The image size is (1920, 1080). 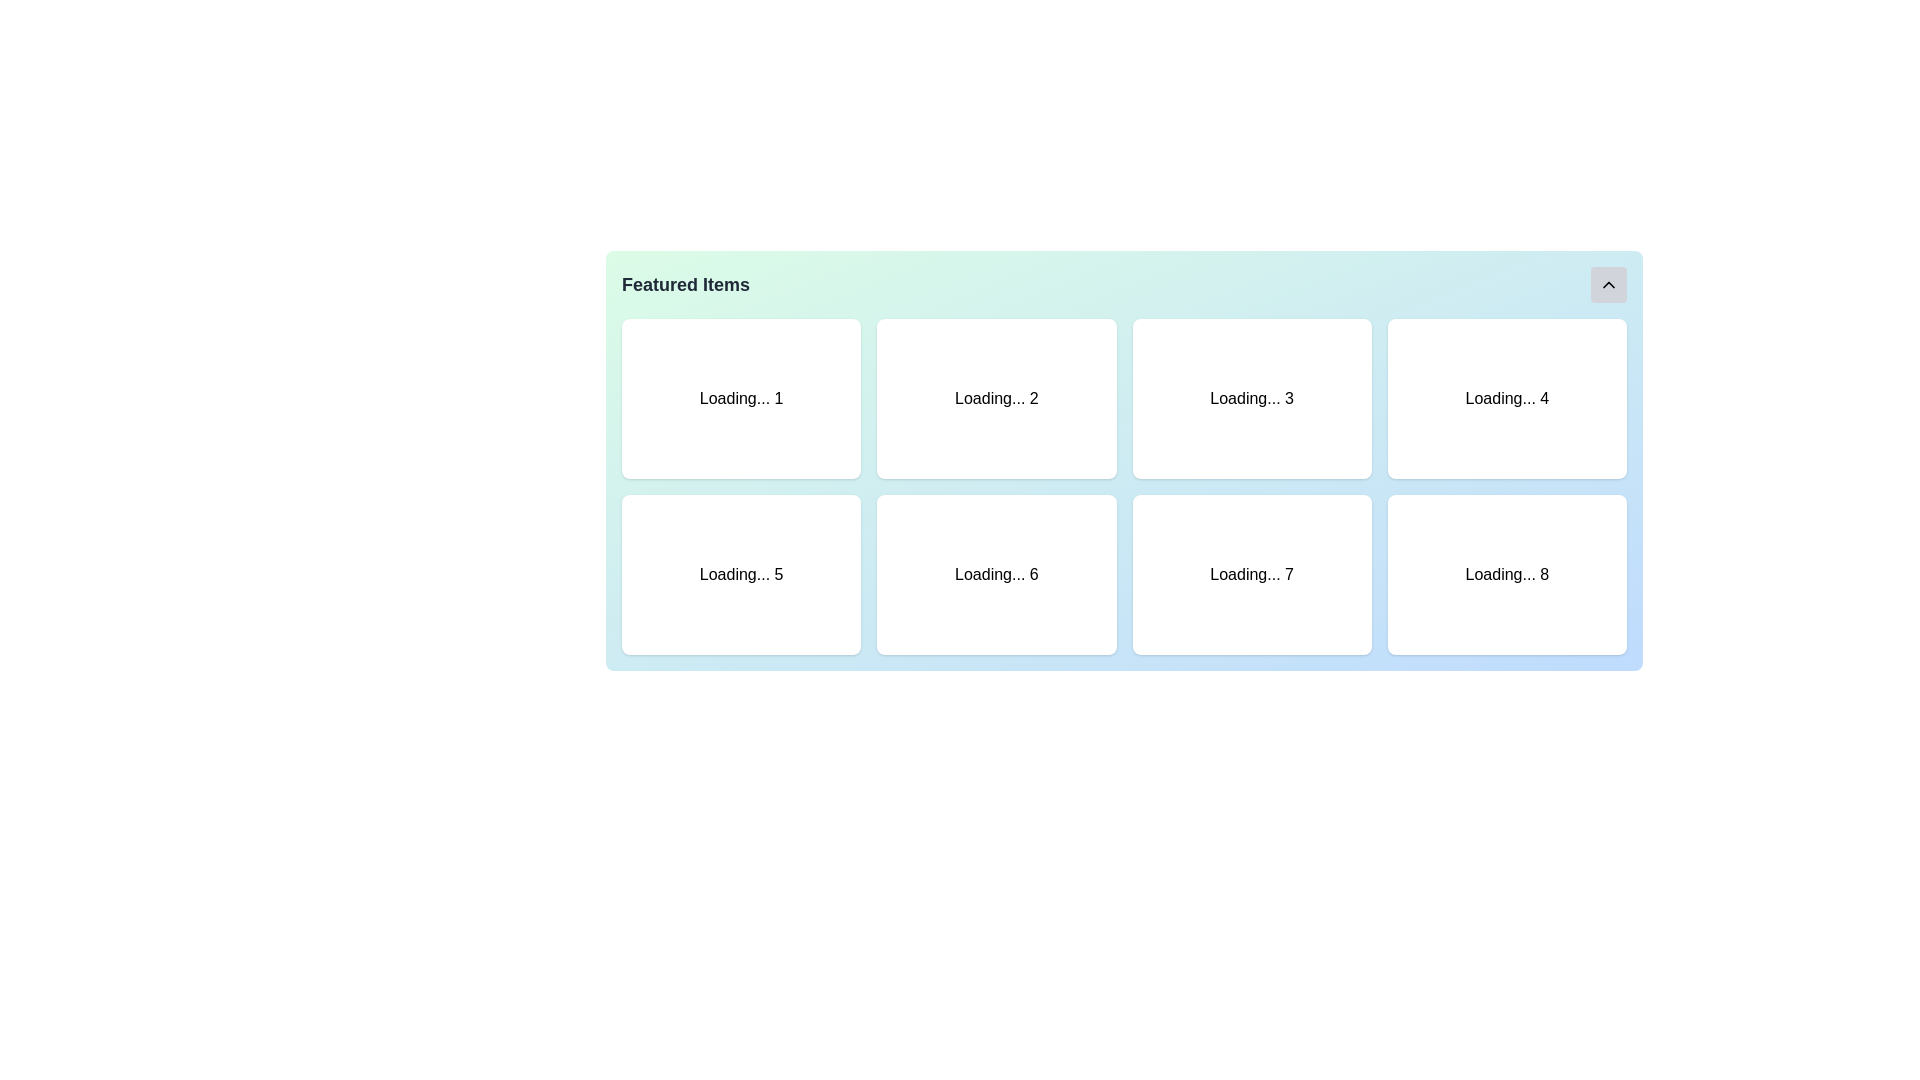 I want to click on the static text card that displays 'Loading... 5', which is located in the second row, first column of a 4x2 grid layout, directly below 'Loading... 1' and to the left of 'Loading... 6', so click(x=740, y=574).